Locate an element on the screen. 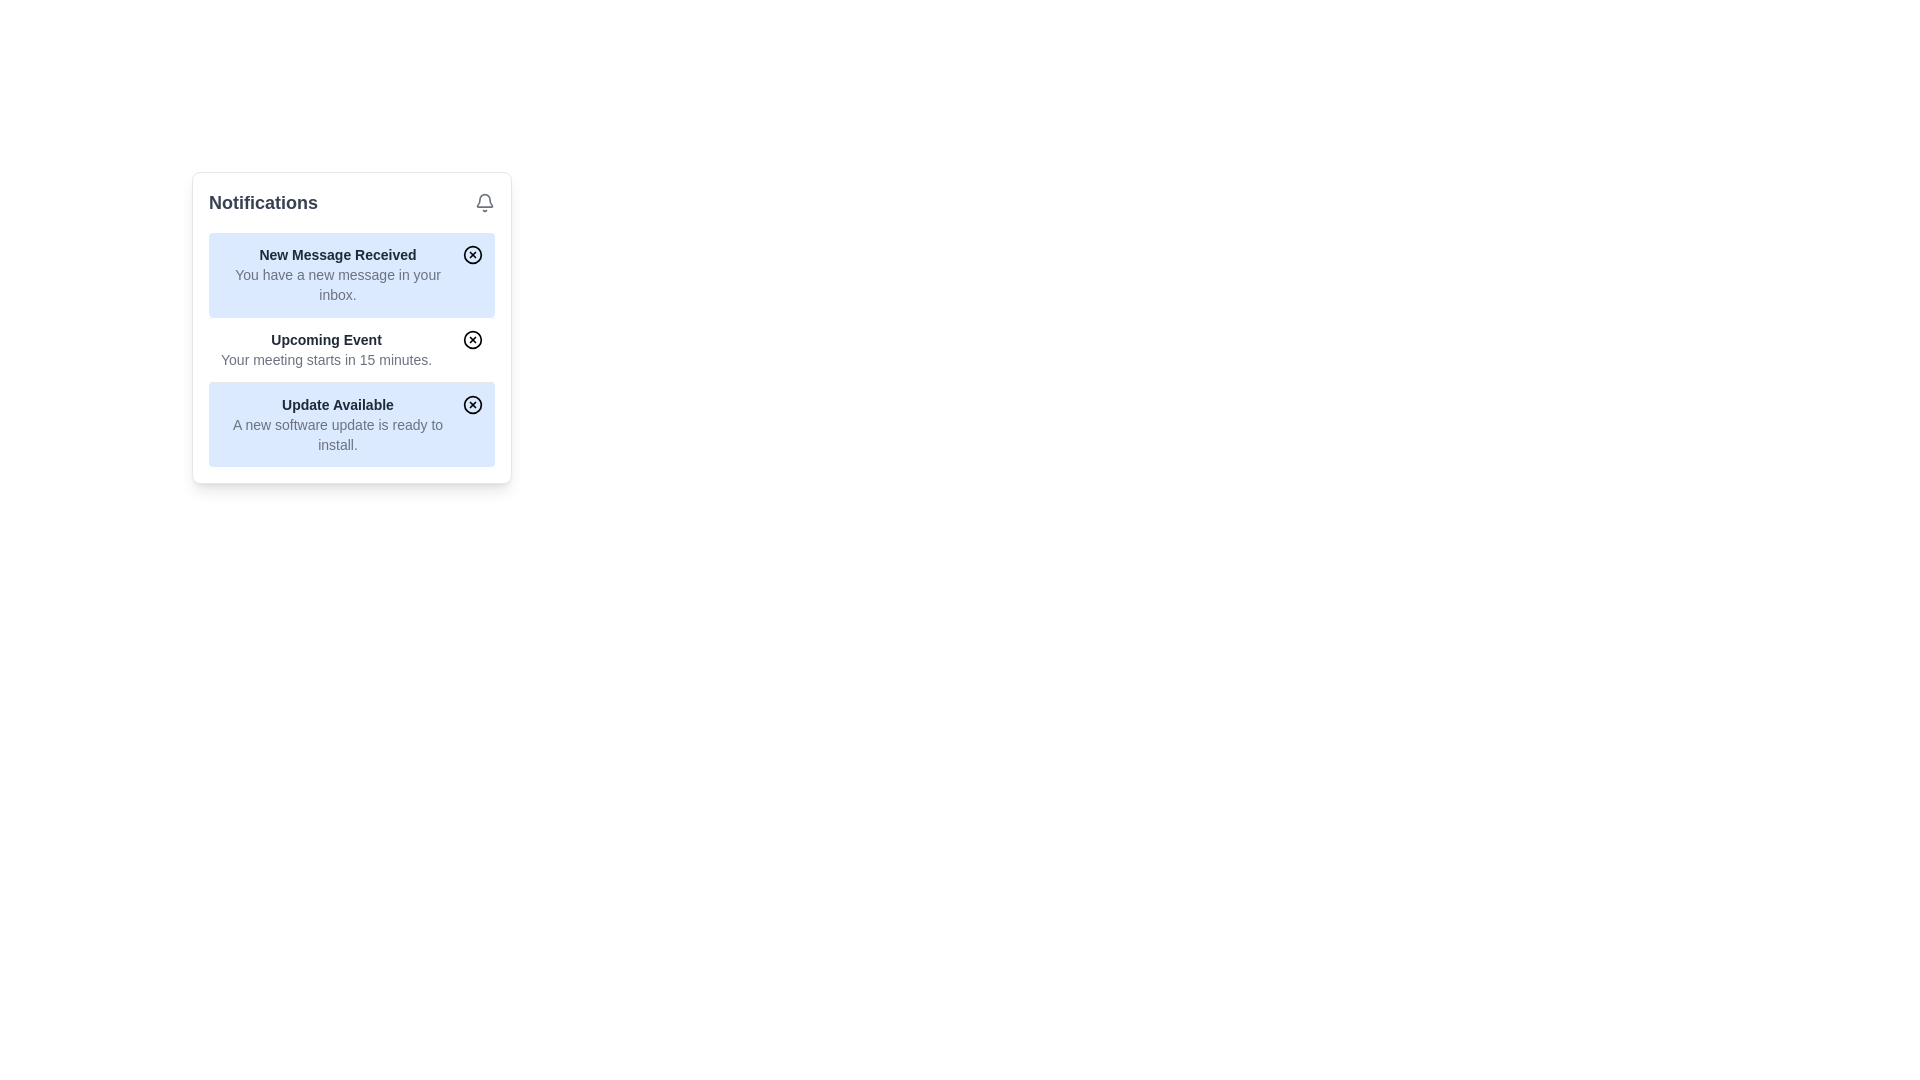  the close button located at the rightmost position of the 'Update Available' notification card is located at coordinates (472, 405).